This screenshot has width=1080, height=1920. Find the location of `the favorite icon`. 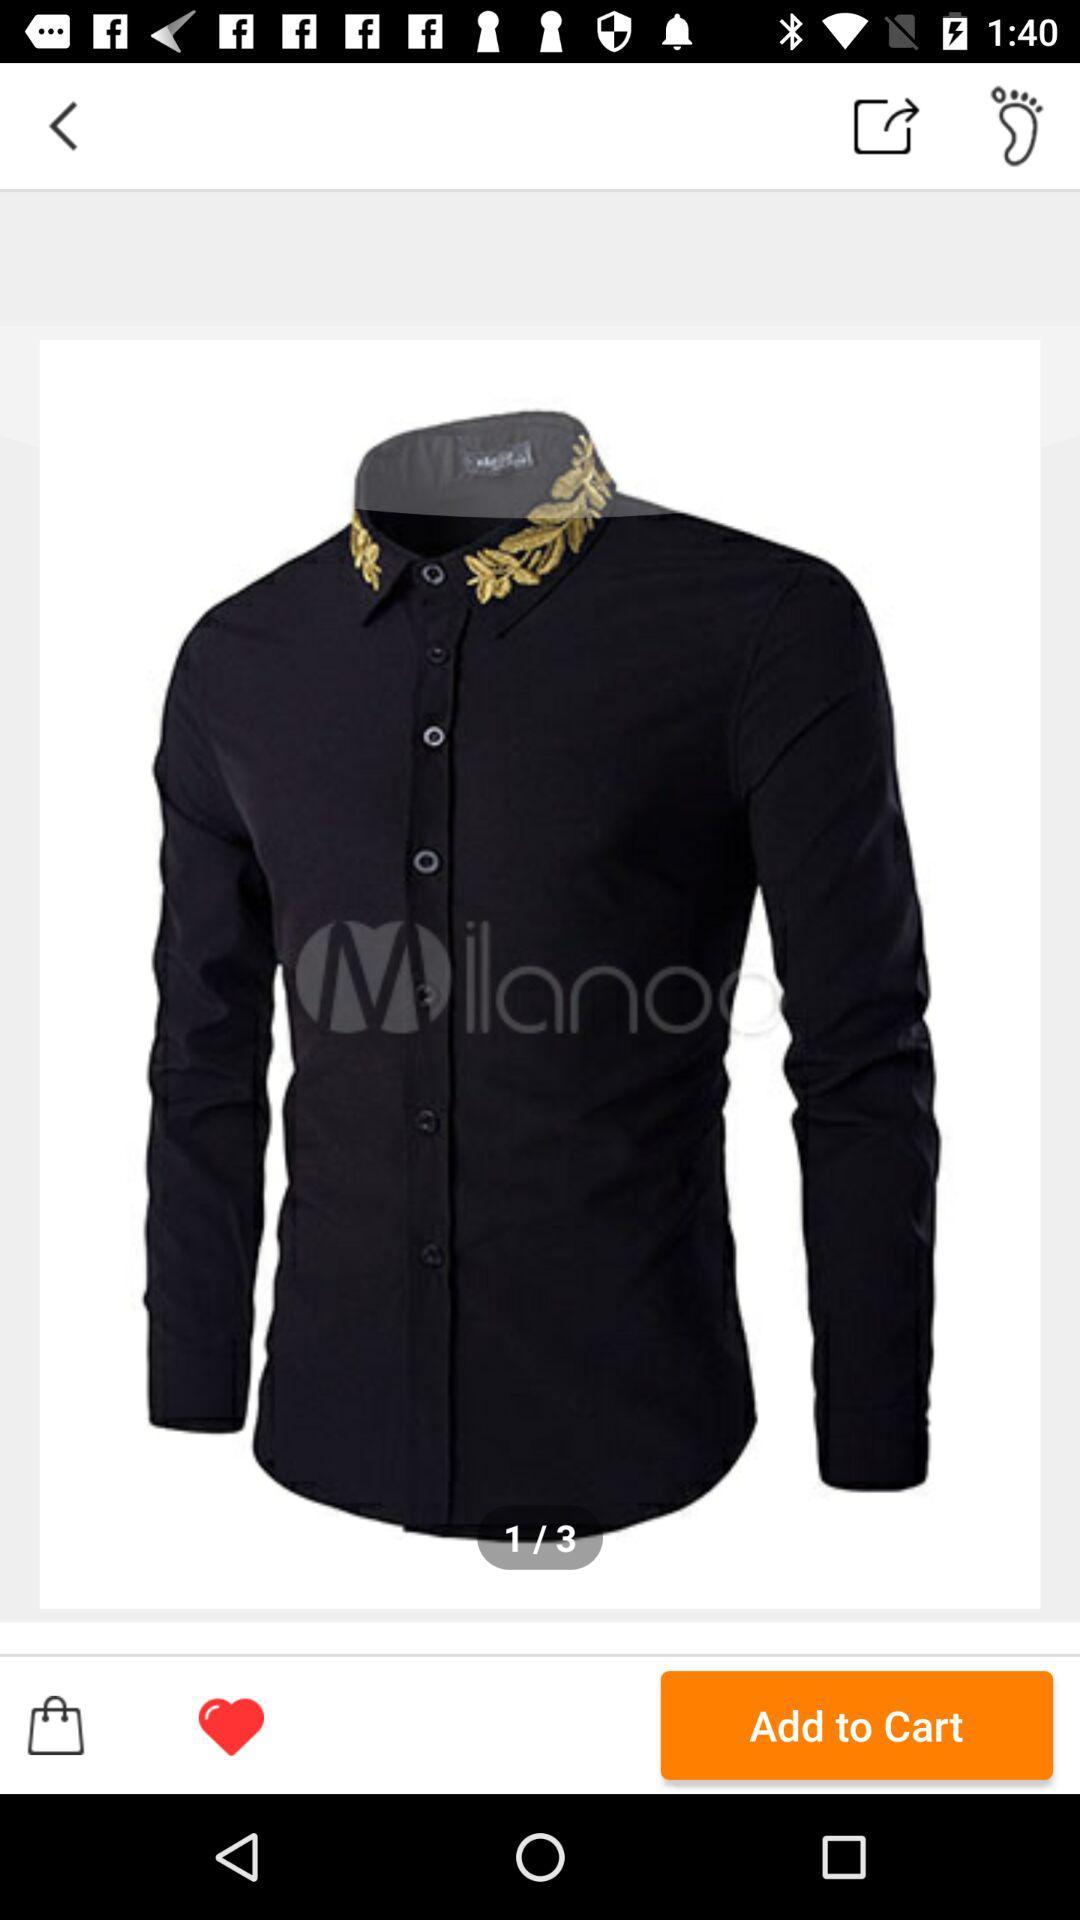

the favorite icon is located at coordinates (230, 1724).